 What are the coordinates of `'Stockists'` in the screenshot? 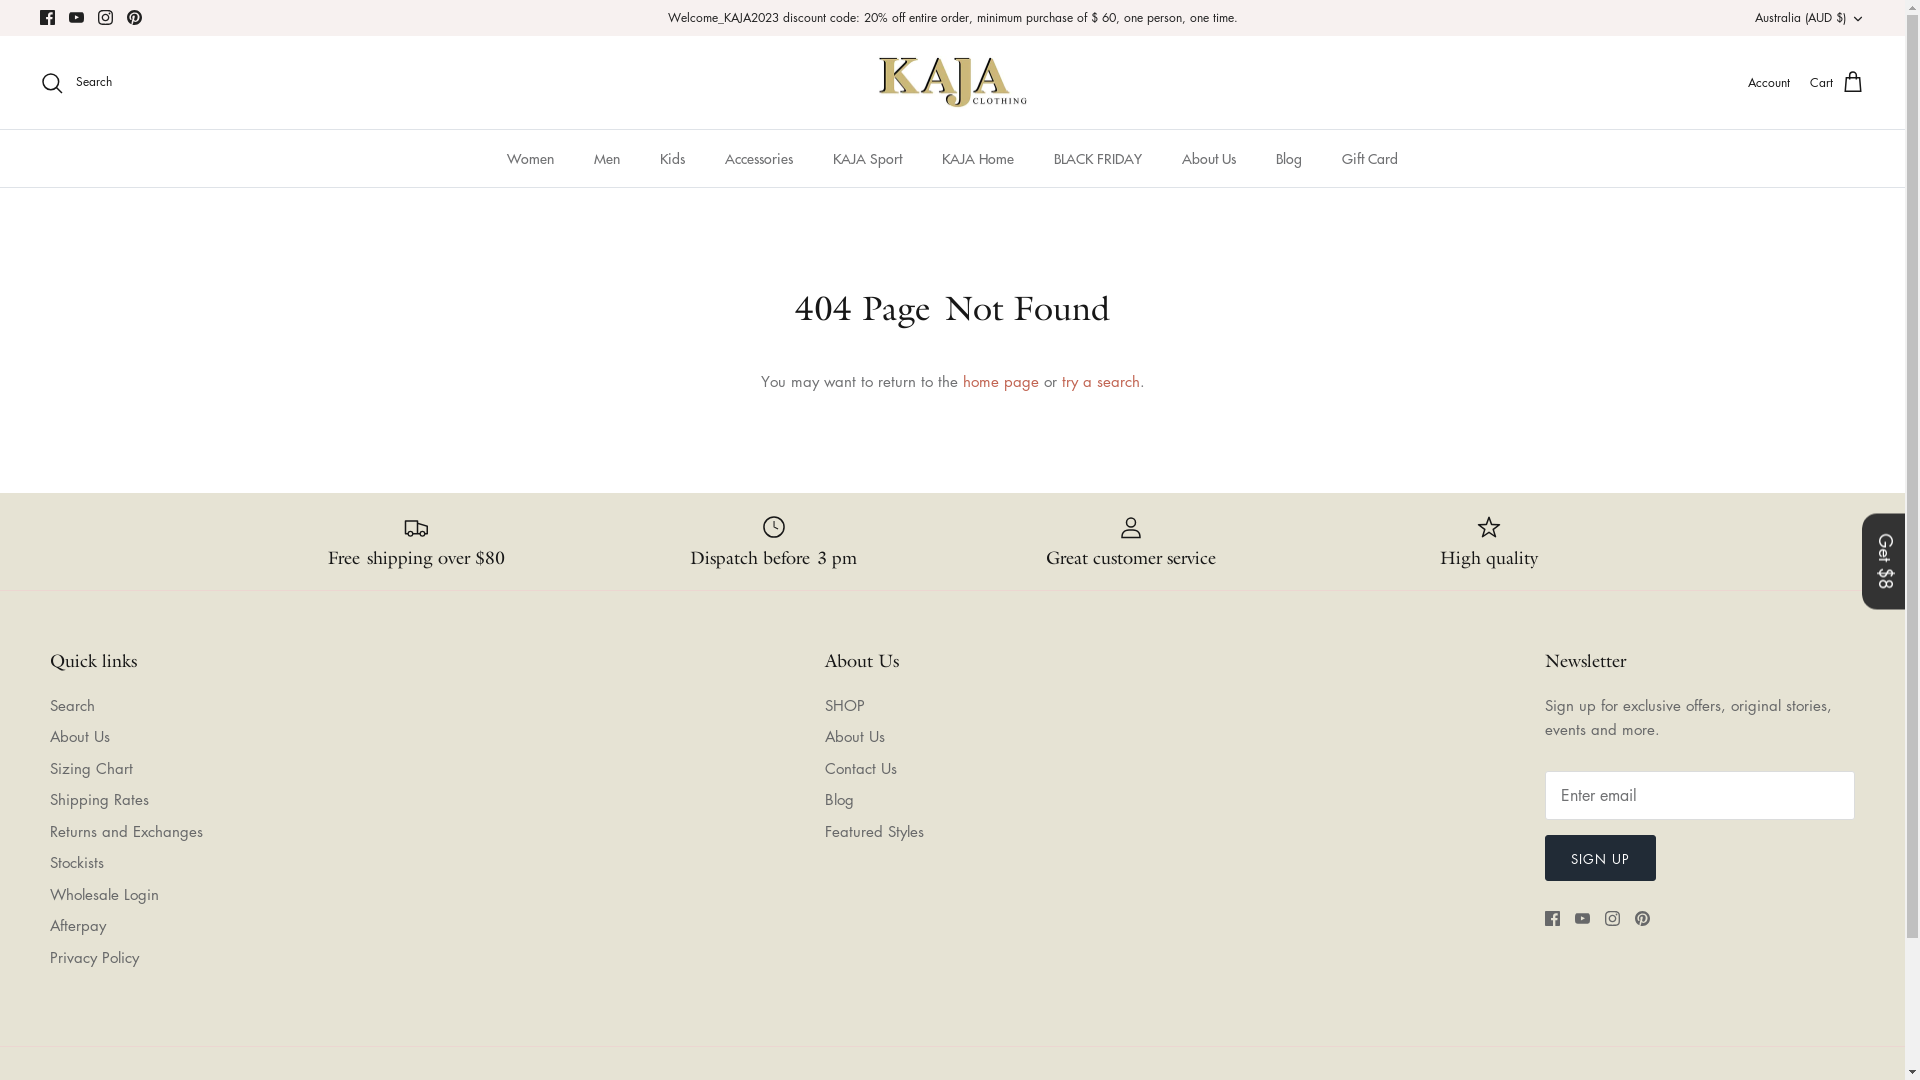 It's located at (76, 860).